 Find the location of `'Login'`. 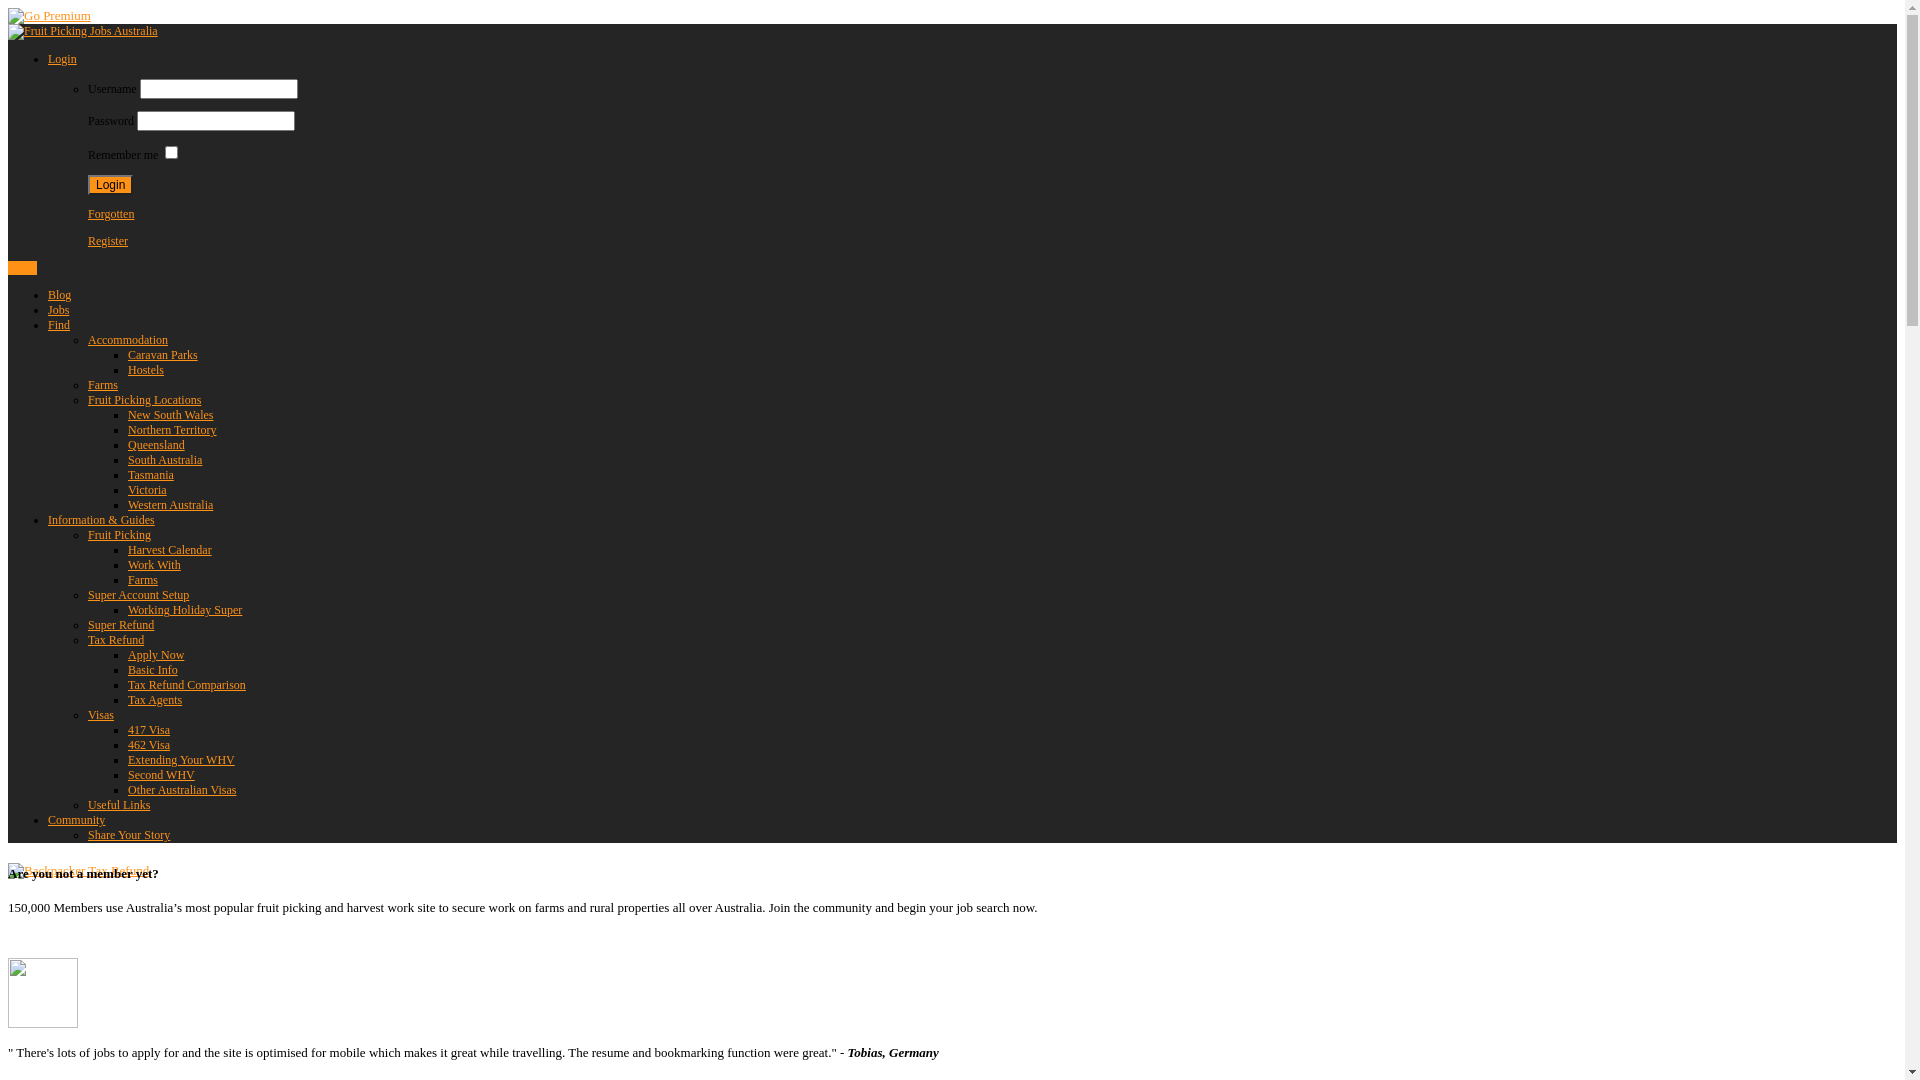

'Login' is located at coordinates (109, 185).